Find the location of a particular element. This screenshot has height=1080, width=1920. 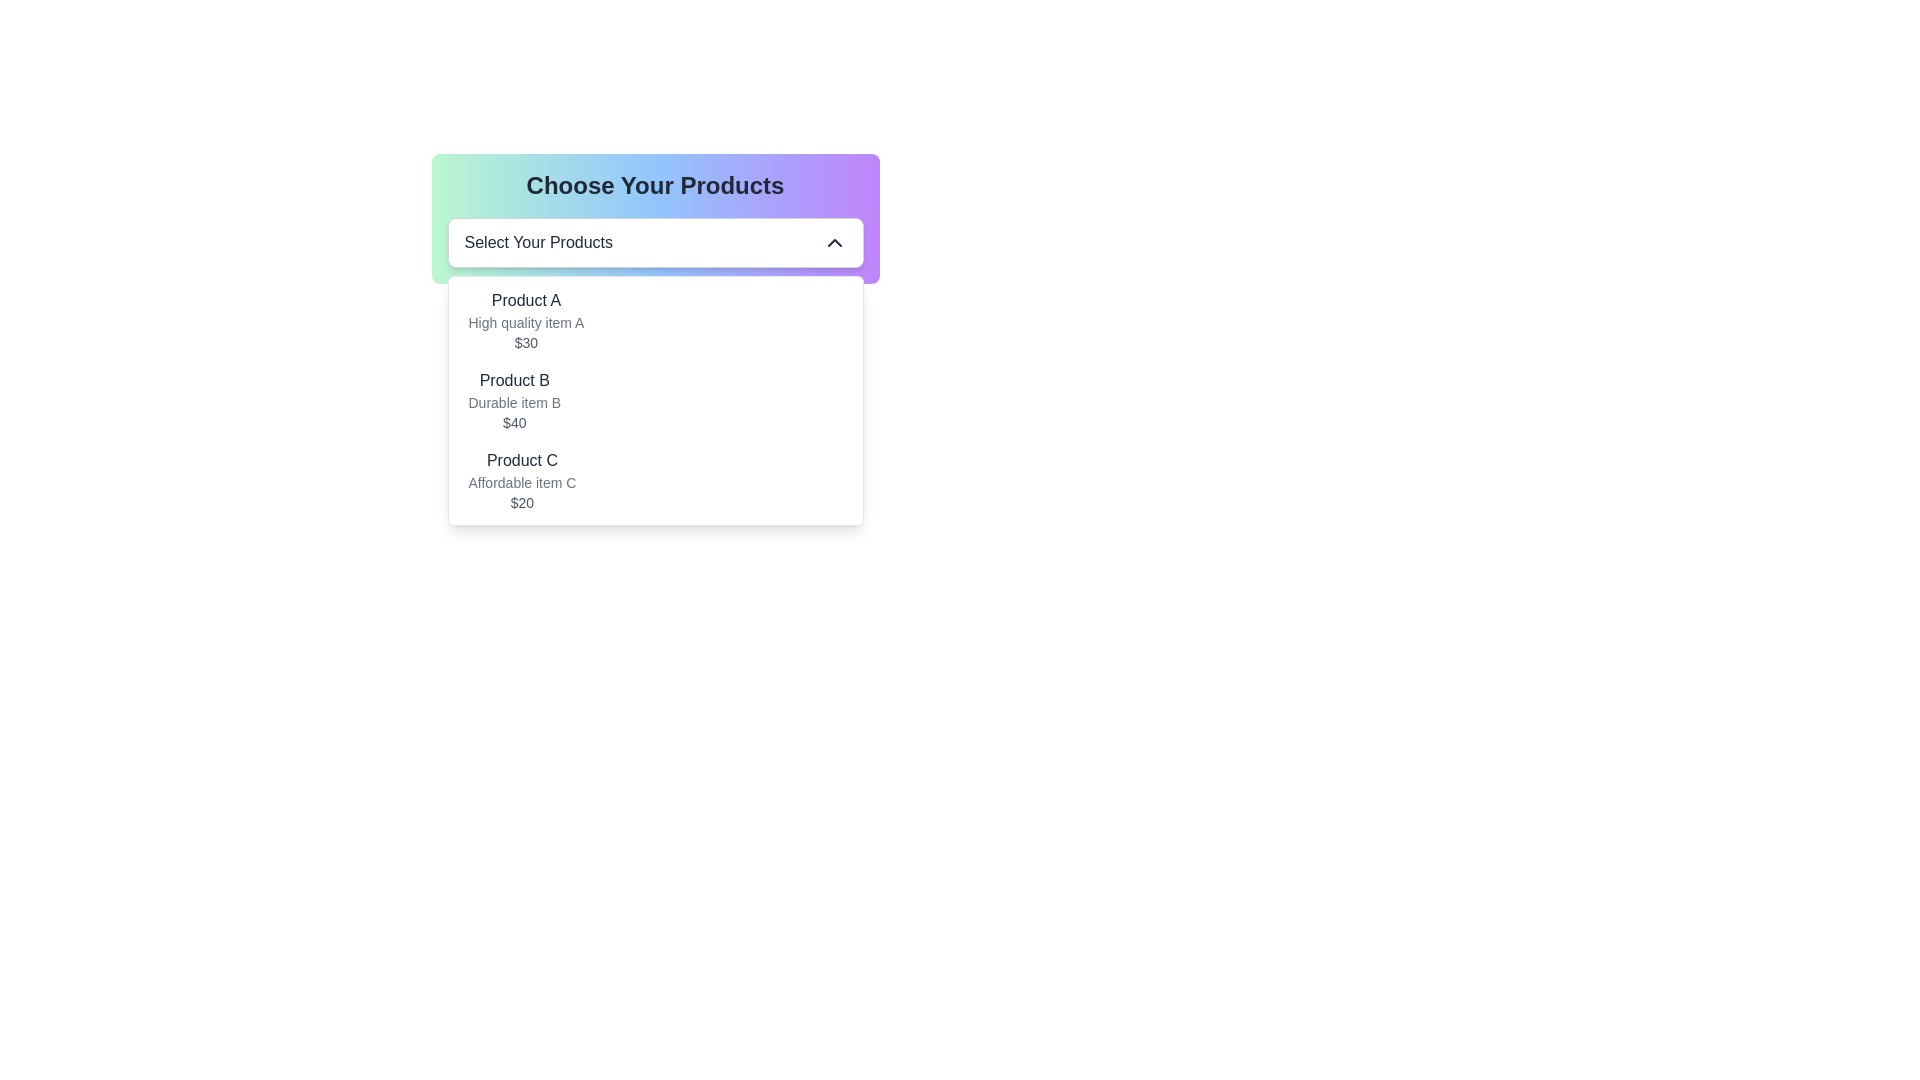

the second list item in the dropdown menu is located at coordinates (514, 401).